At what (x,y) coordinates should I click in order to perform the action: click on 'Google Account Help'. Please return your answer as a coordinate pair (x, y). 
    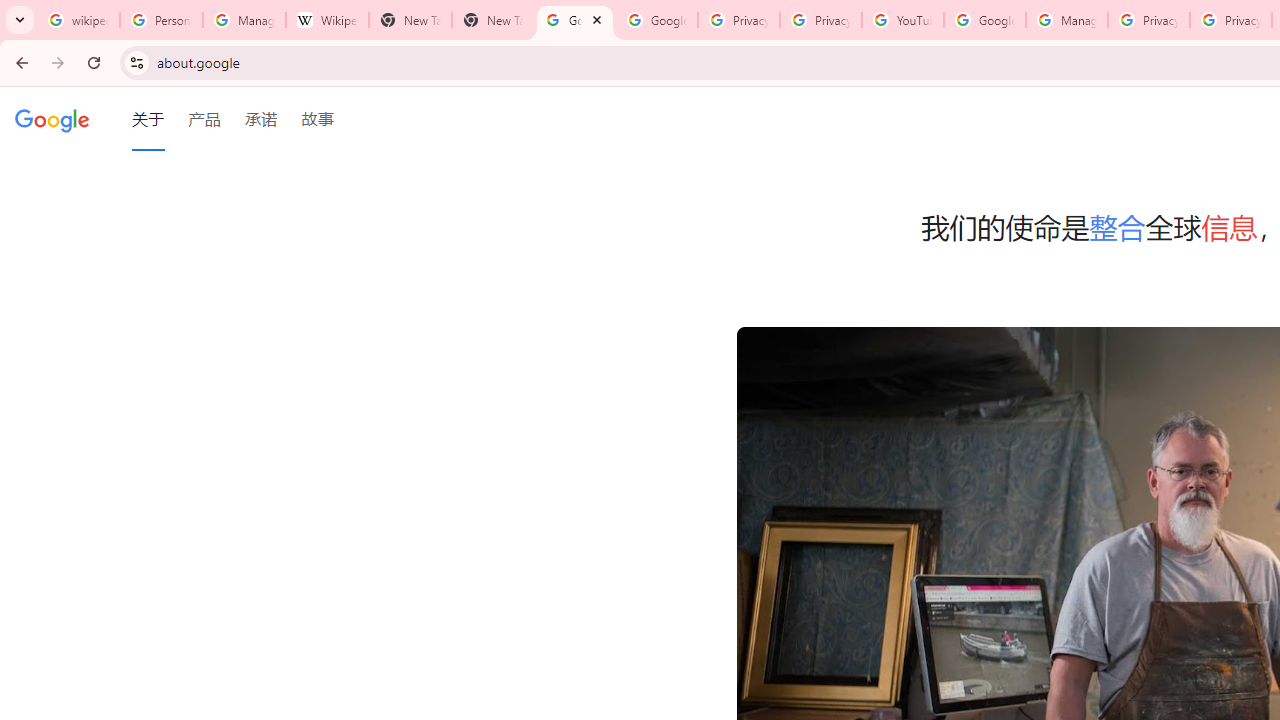
    Looking at the image, I should click on (984, 20).